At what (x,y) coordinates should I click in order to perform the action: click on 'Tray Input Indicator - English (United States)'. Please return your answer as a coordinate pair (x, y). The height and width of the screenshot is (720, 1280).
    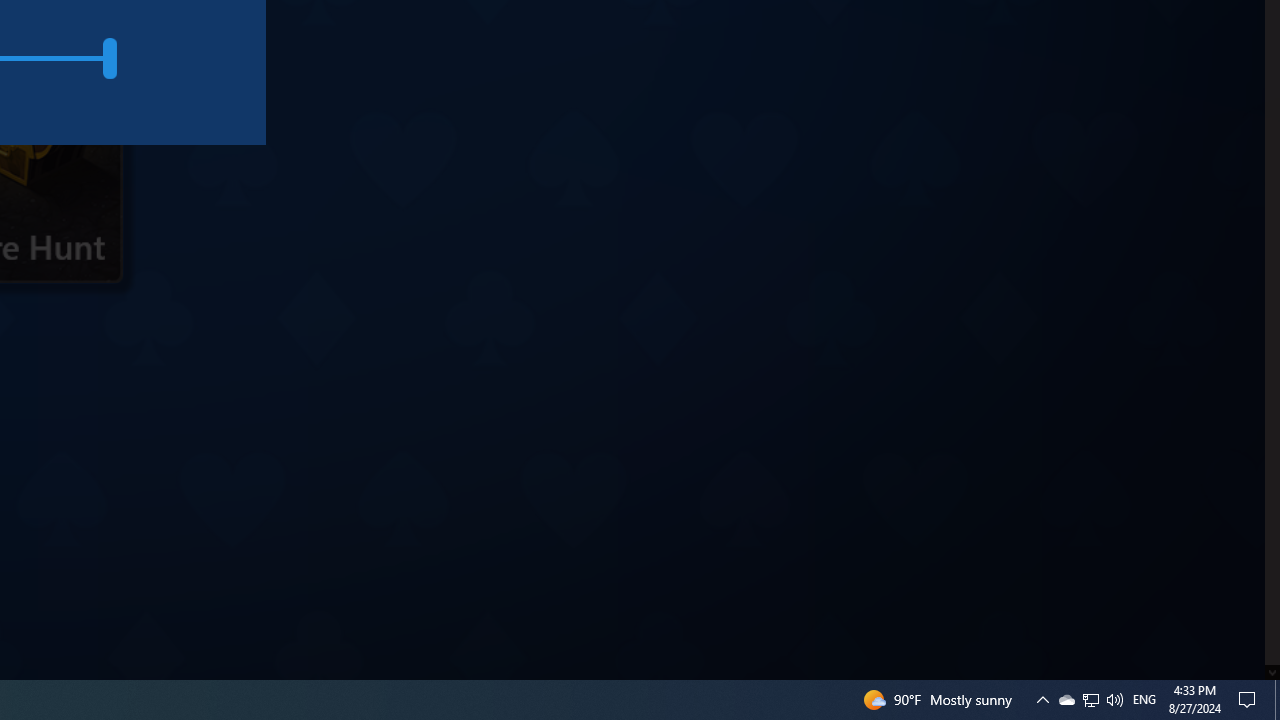
    Looking at the image, I should click on (1144, 698).